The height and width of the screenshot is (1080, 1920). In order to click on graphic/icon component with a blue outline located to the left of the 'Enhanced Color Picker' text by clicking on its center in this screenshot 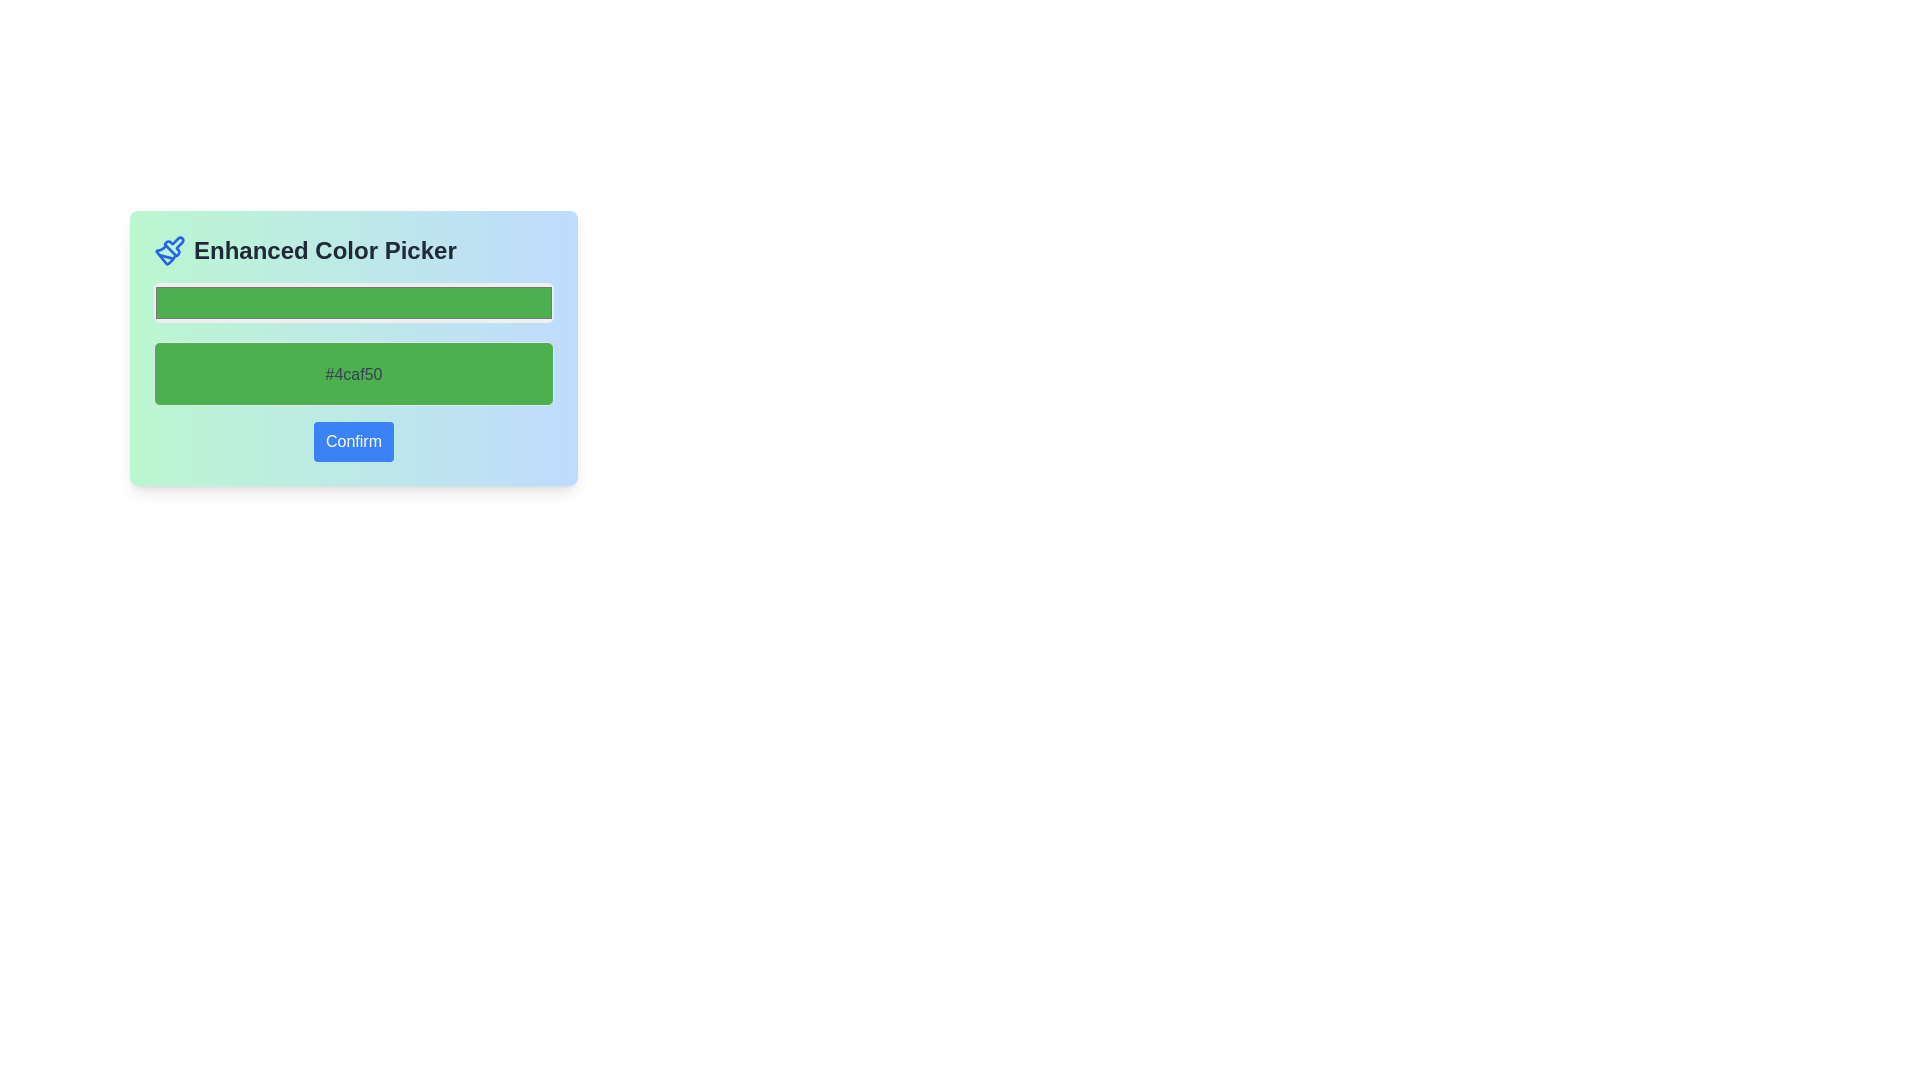, I will do `click(174, 245)`.